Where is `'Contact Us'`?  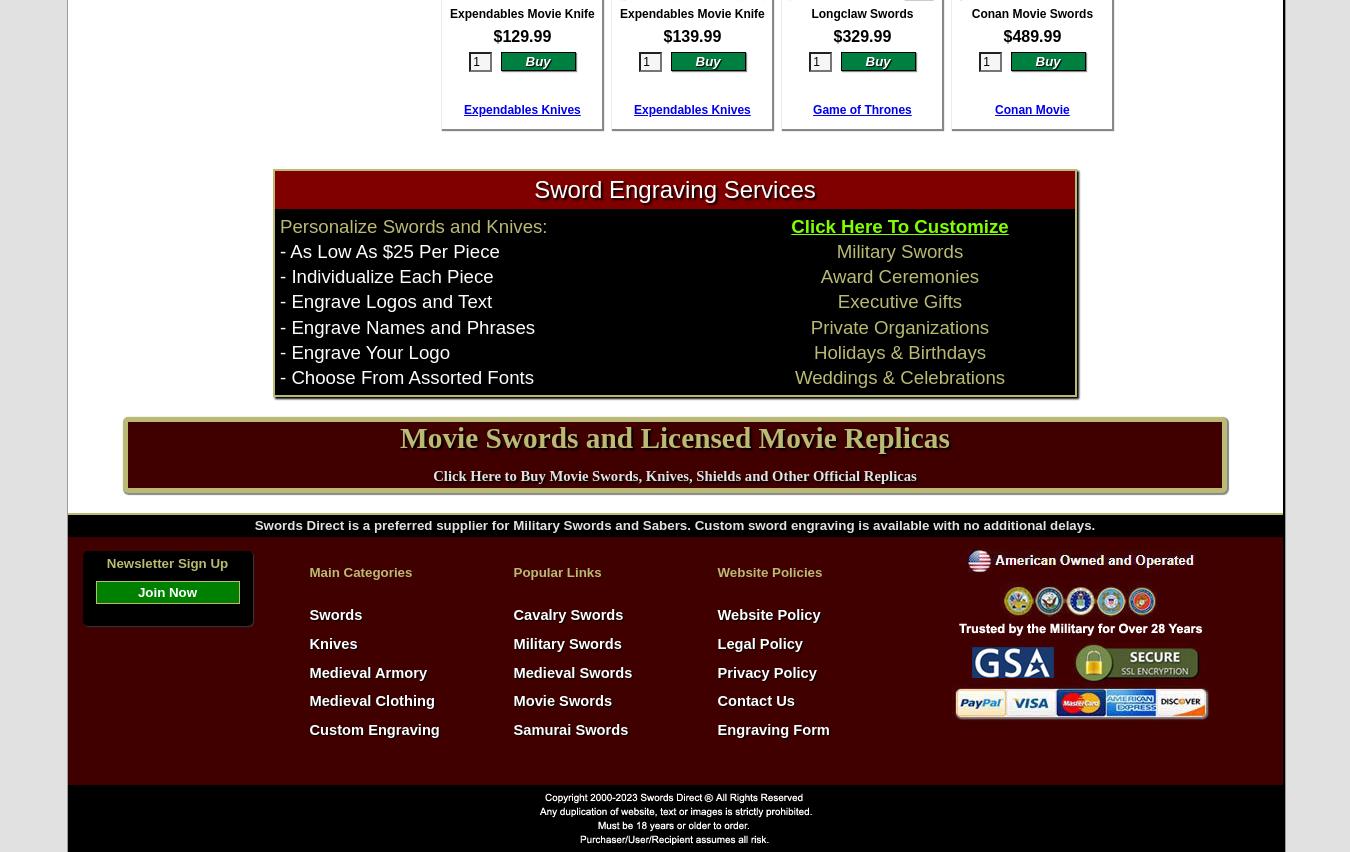
'Contact Us' is located at coordinates (754, 701).